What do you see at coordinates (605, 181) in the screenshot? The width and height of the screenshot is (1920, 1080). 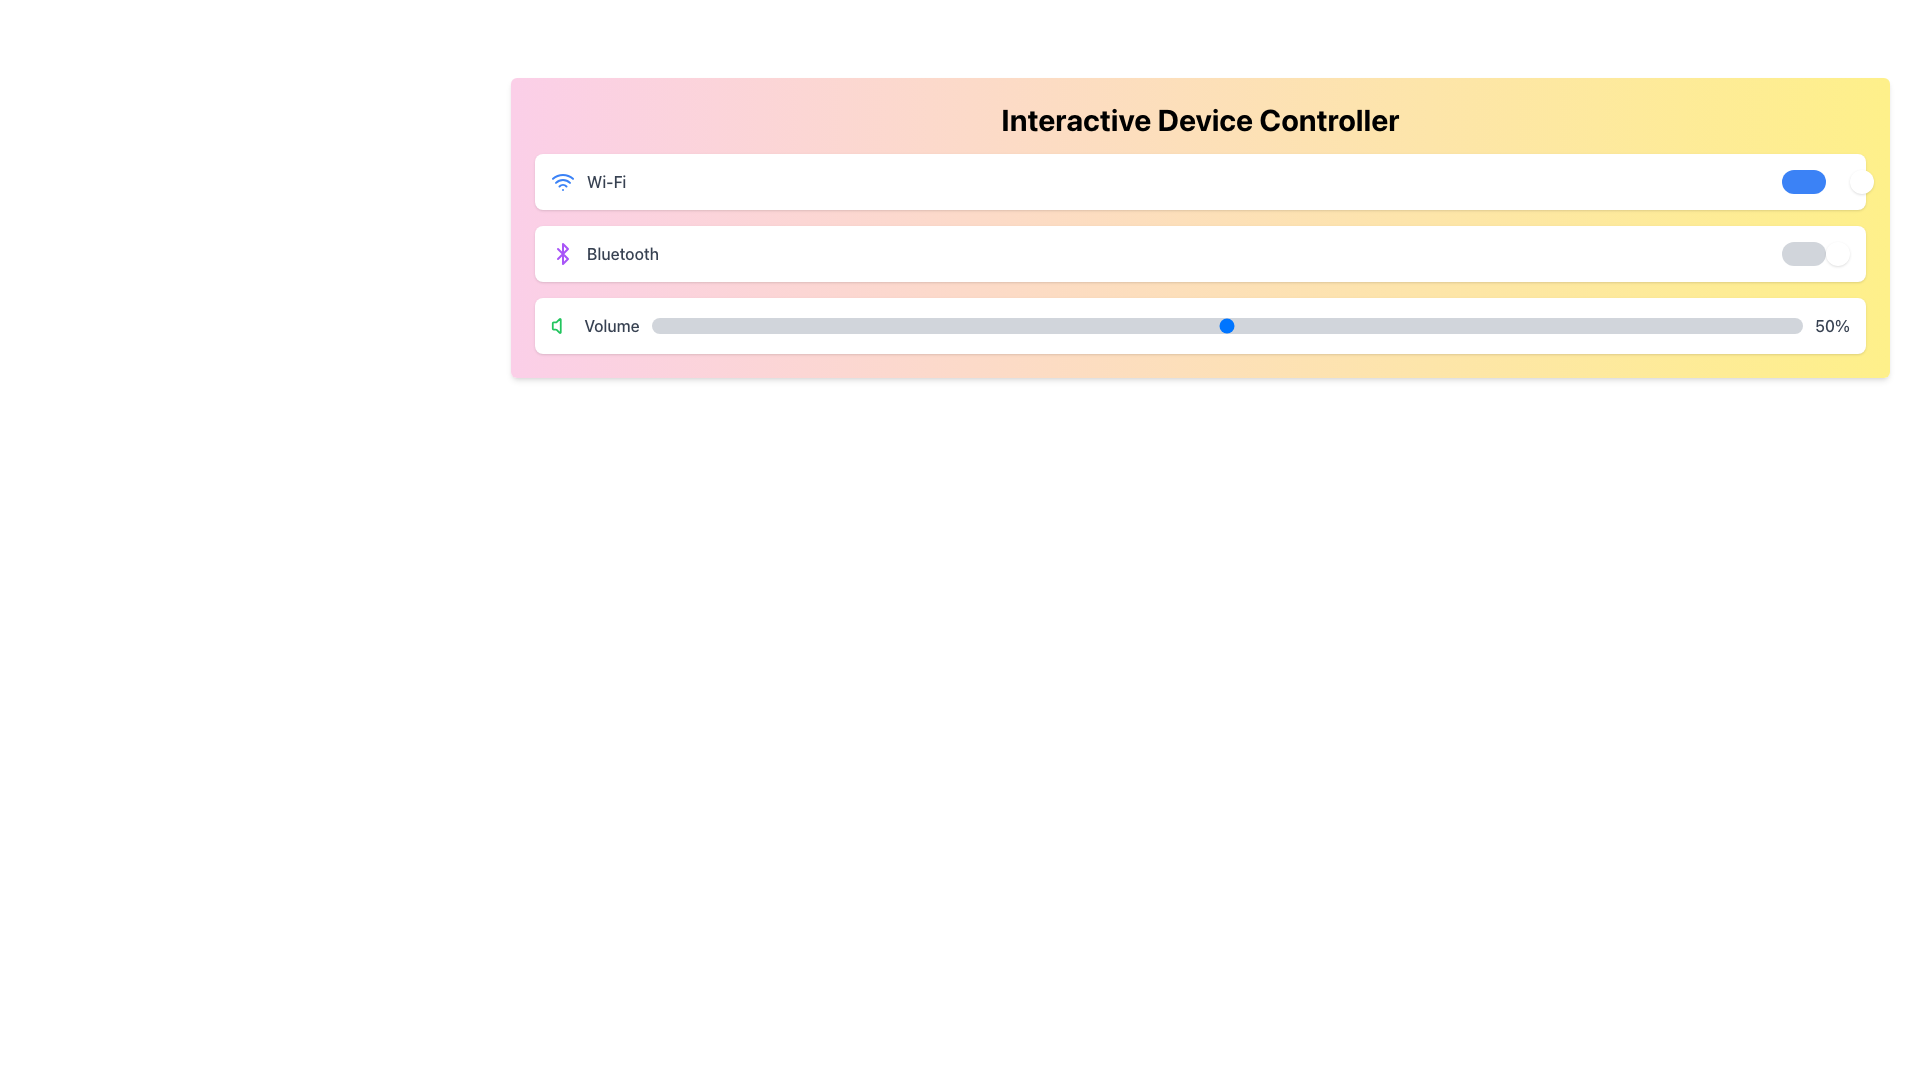 I see `the text label displaying 'Wi-Fi' in gray styling, which is positioned to the right of the 'Wi-Fi' icon` at bounding box center [605, 181].